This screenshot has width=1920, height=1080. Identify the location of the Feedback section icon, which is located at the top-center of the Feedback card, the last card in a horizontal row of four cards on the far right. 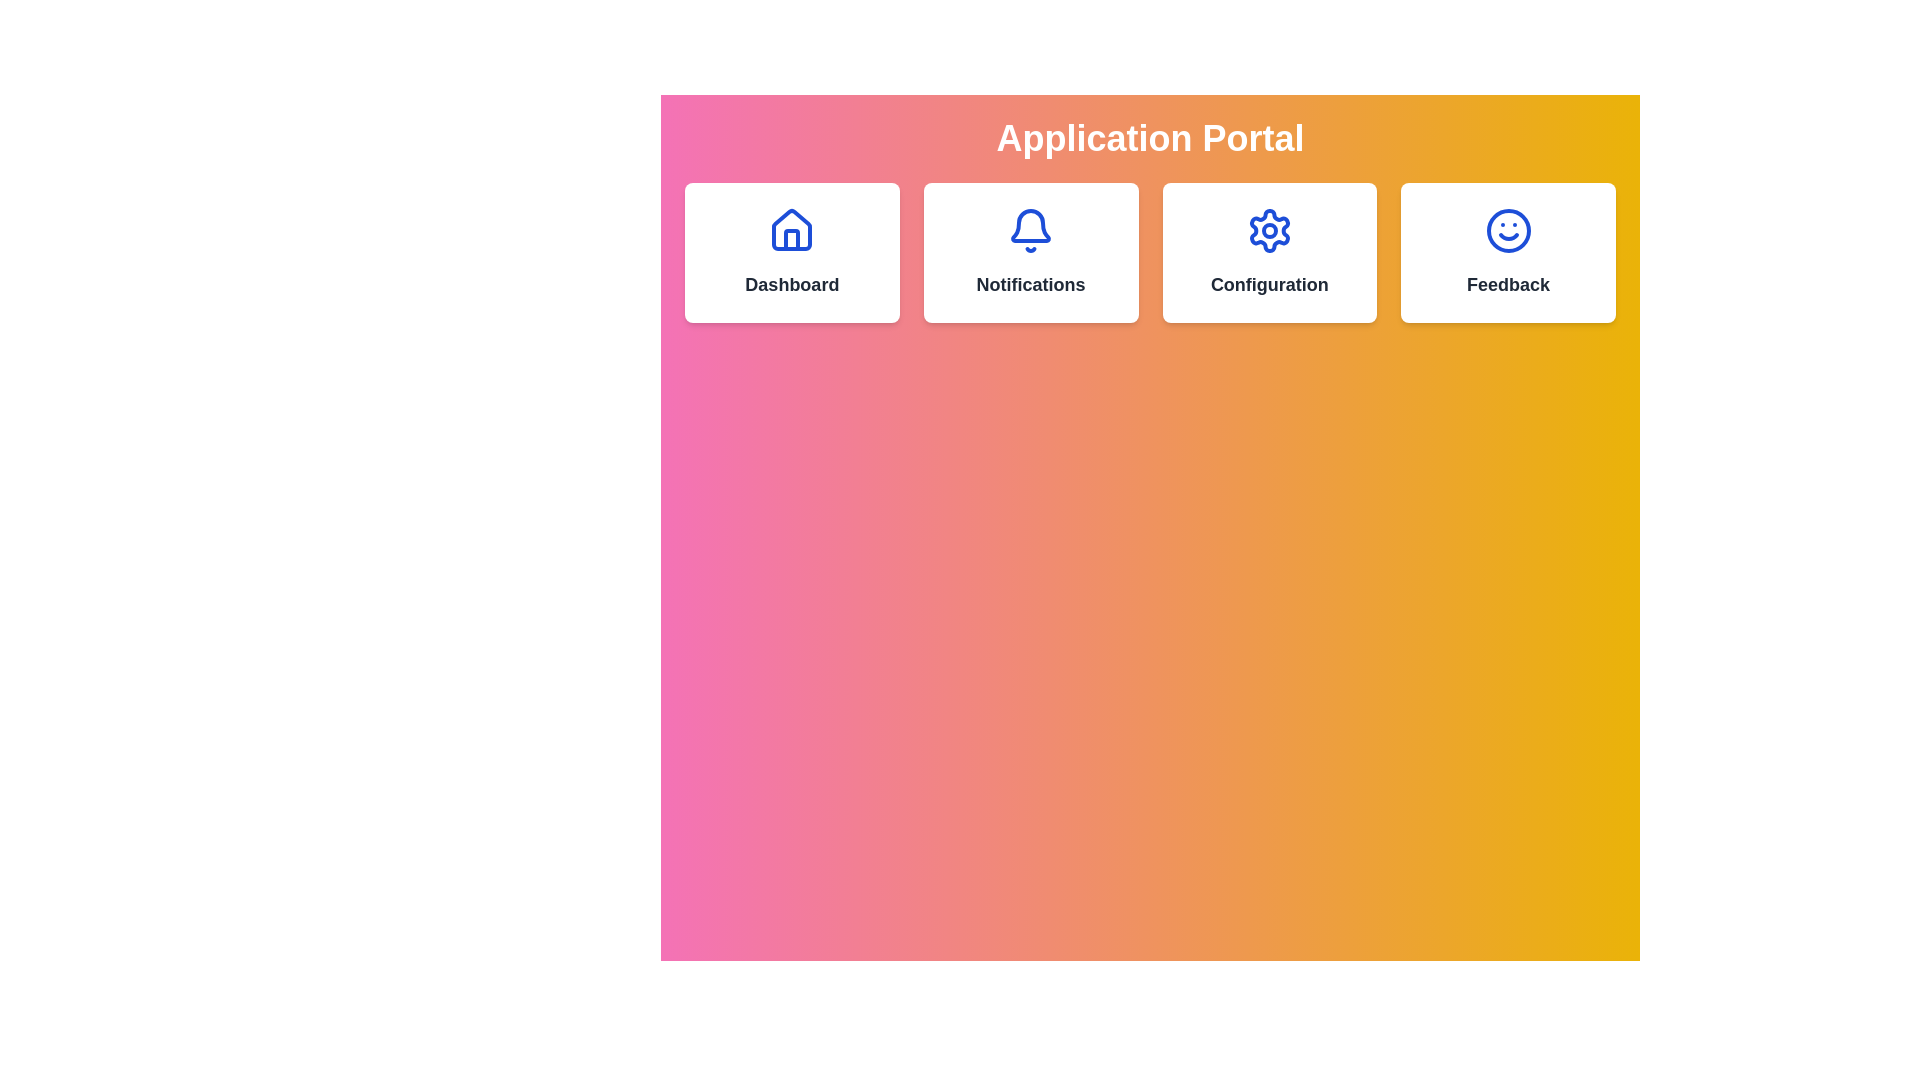
(1508, 230).